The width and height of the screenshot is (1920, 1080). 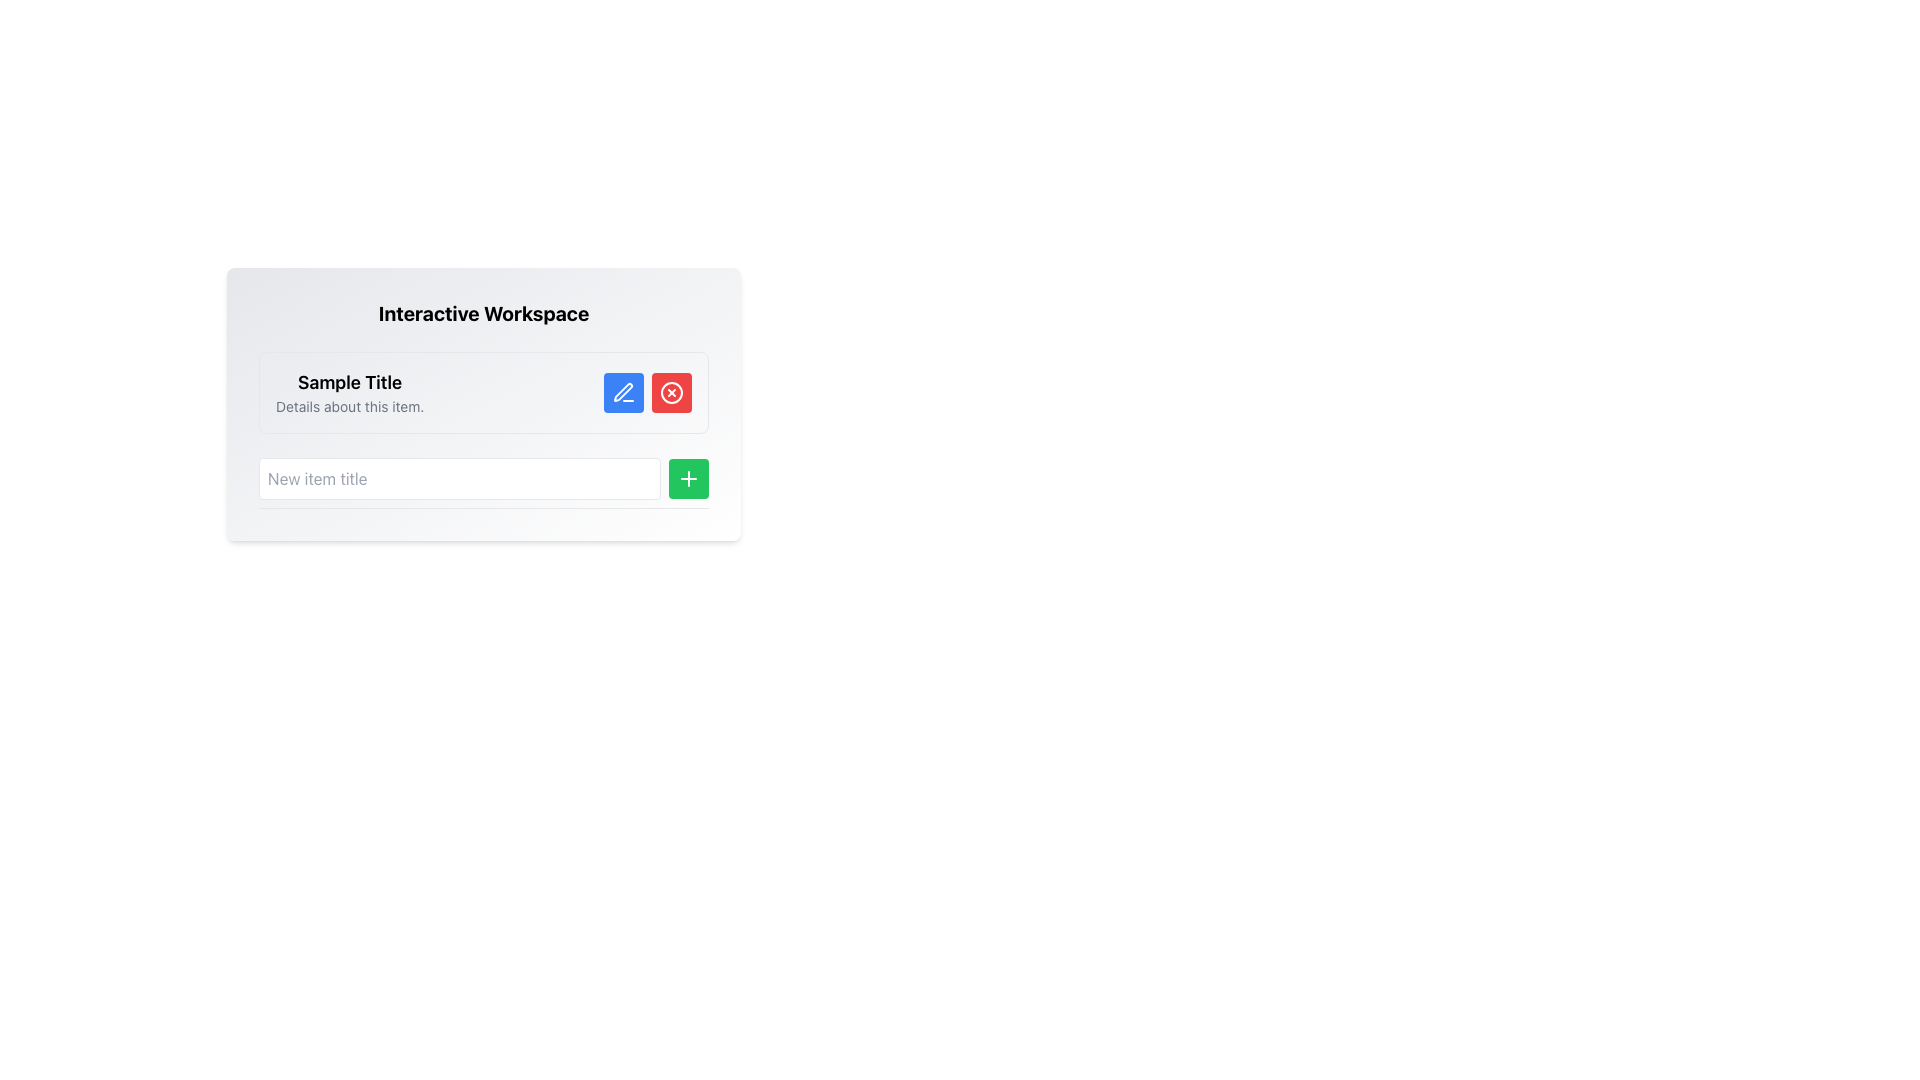 What do you see at coordinates (350, 406) in the screenshot?
I see `text label located below the 'Sample Title' header, which provides additional descriptive information for users` at bounding box center [350, 406].